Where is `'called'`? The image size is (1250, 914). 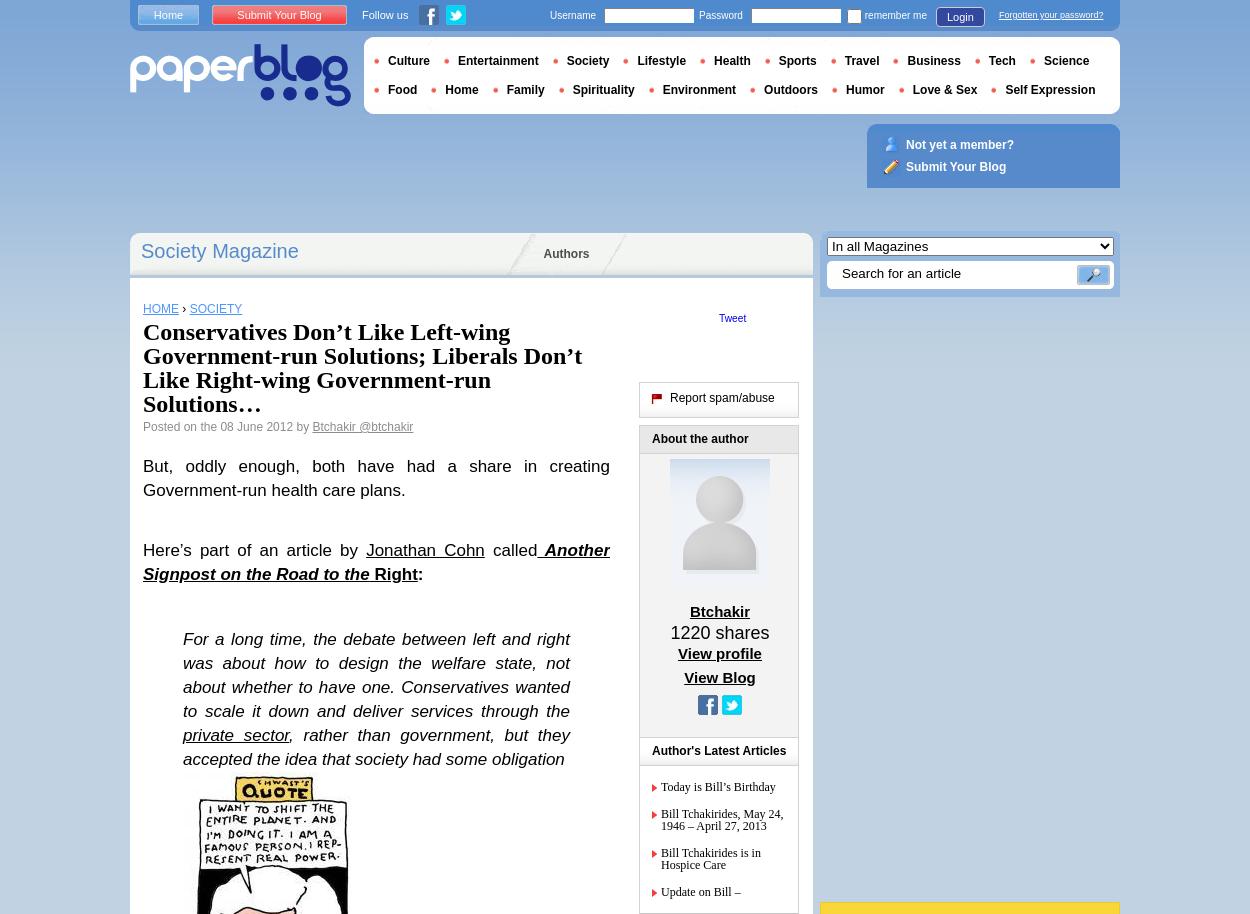 'called' is located at coordinates (510, 550).